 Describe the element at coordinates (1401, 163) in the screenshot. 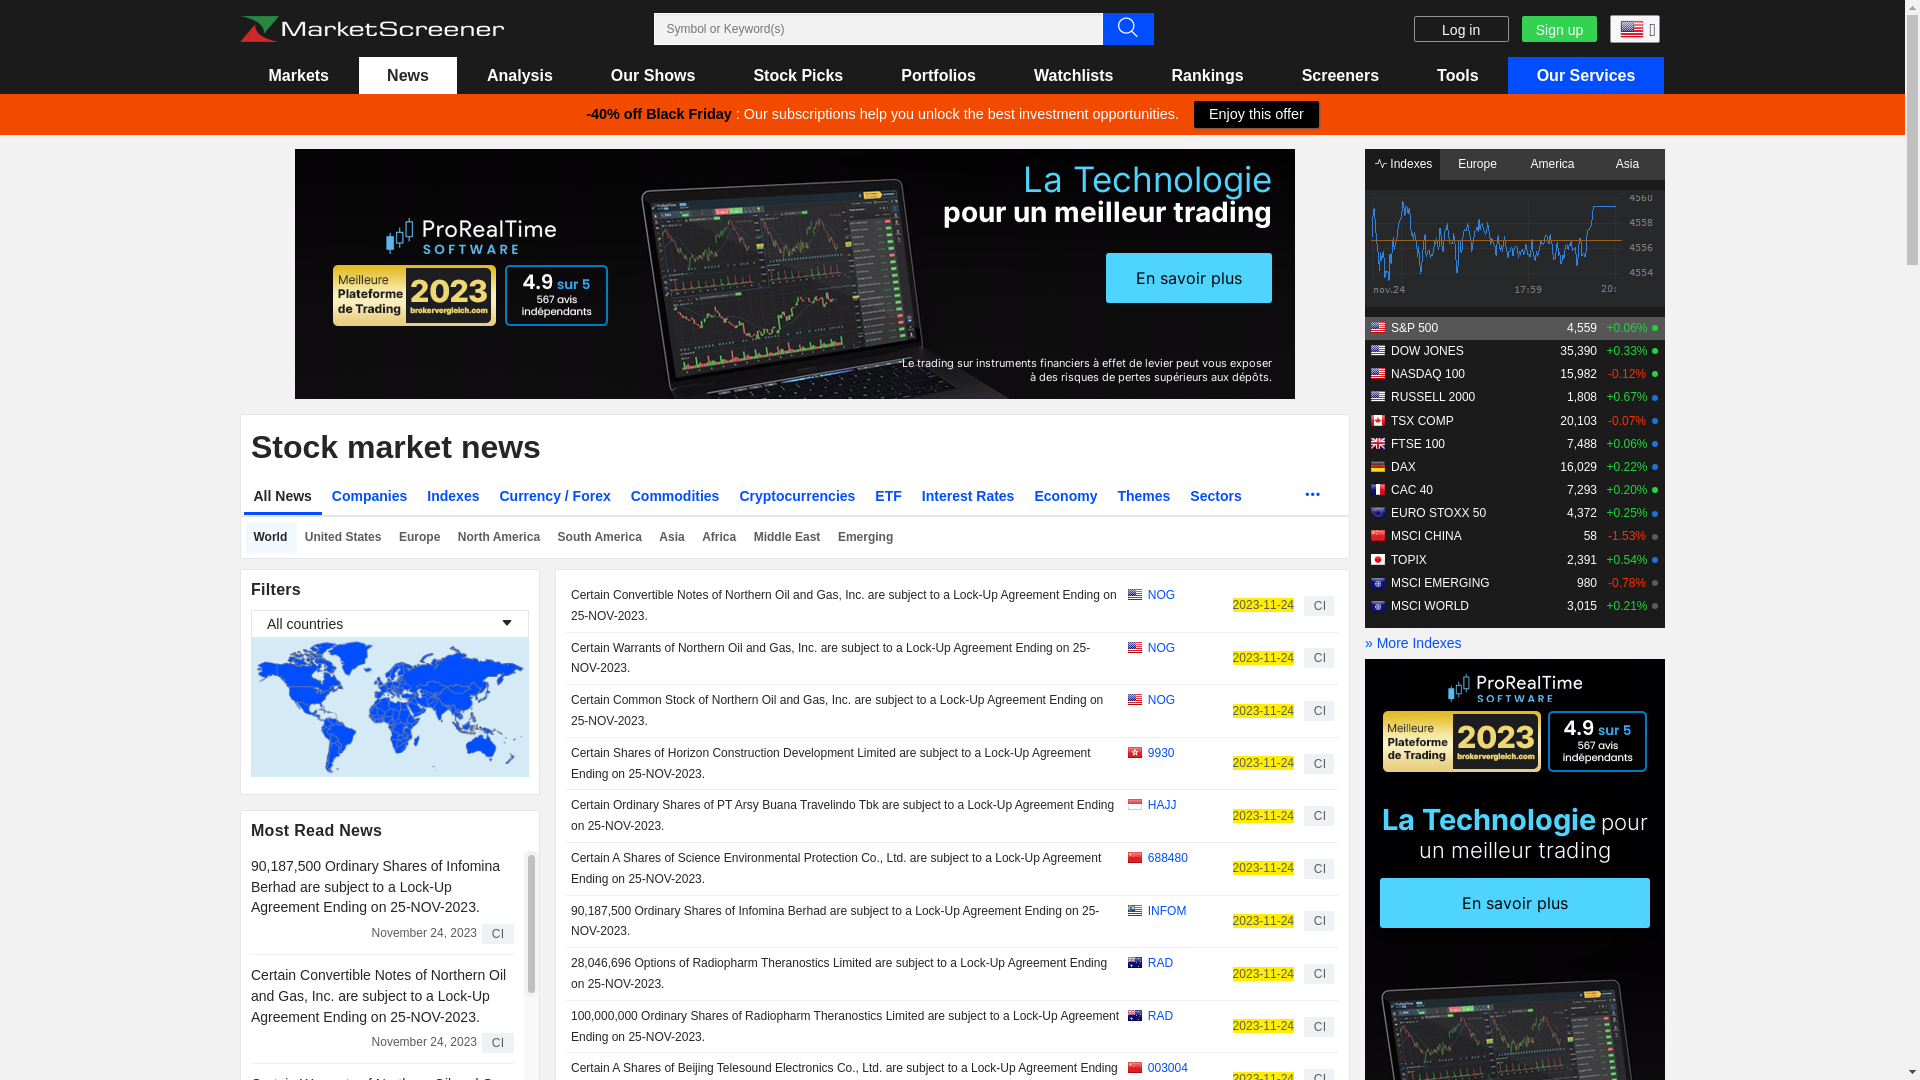

I see `'Indexes'` at that location.